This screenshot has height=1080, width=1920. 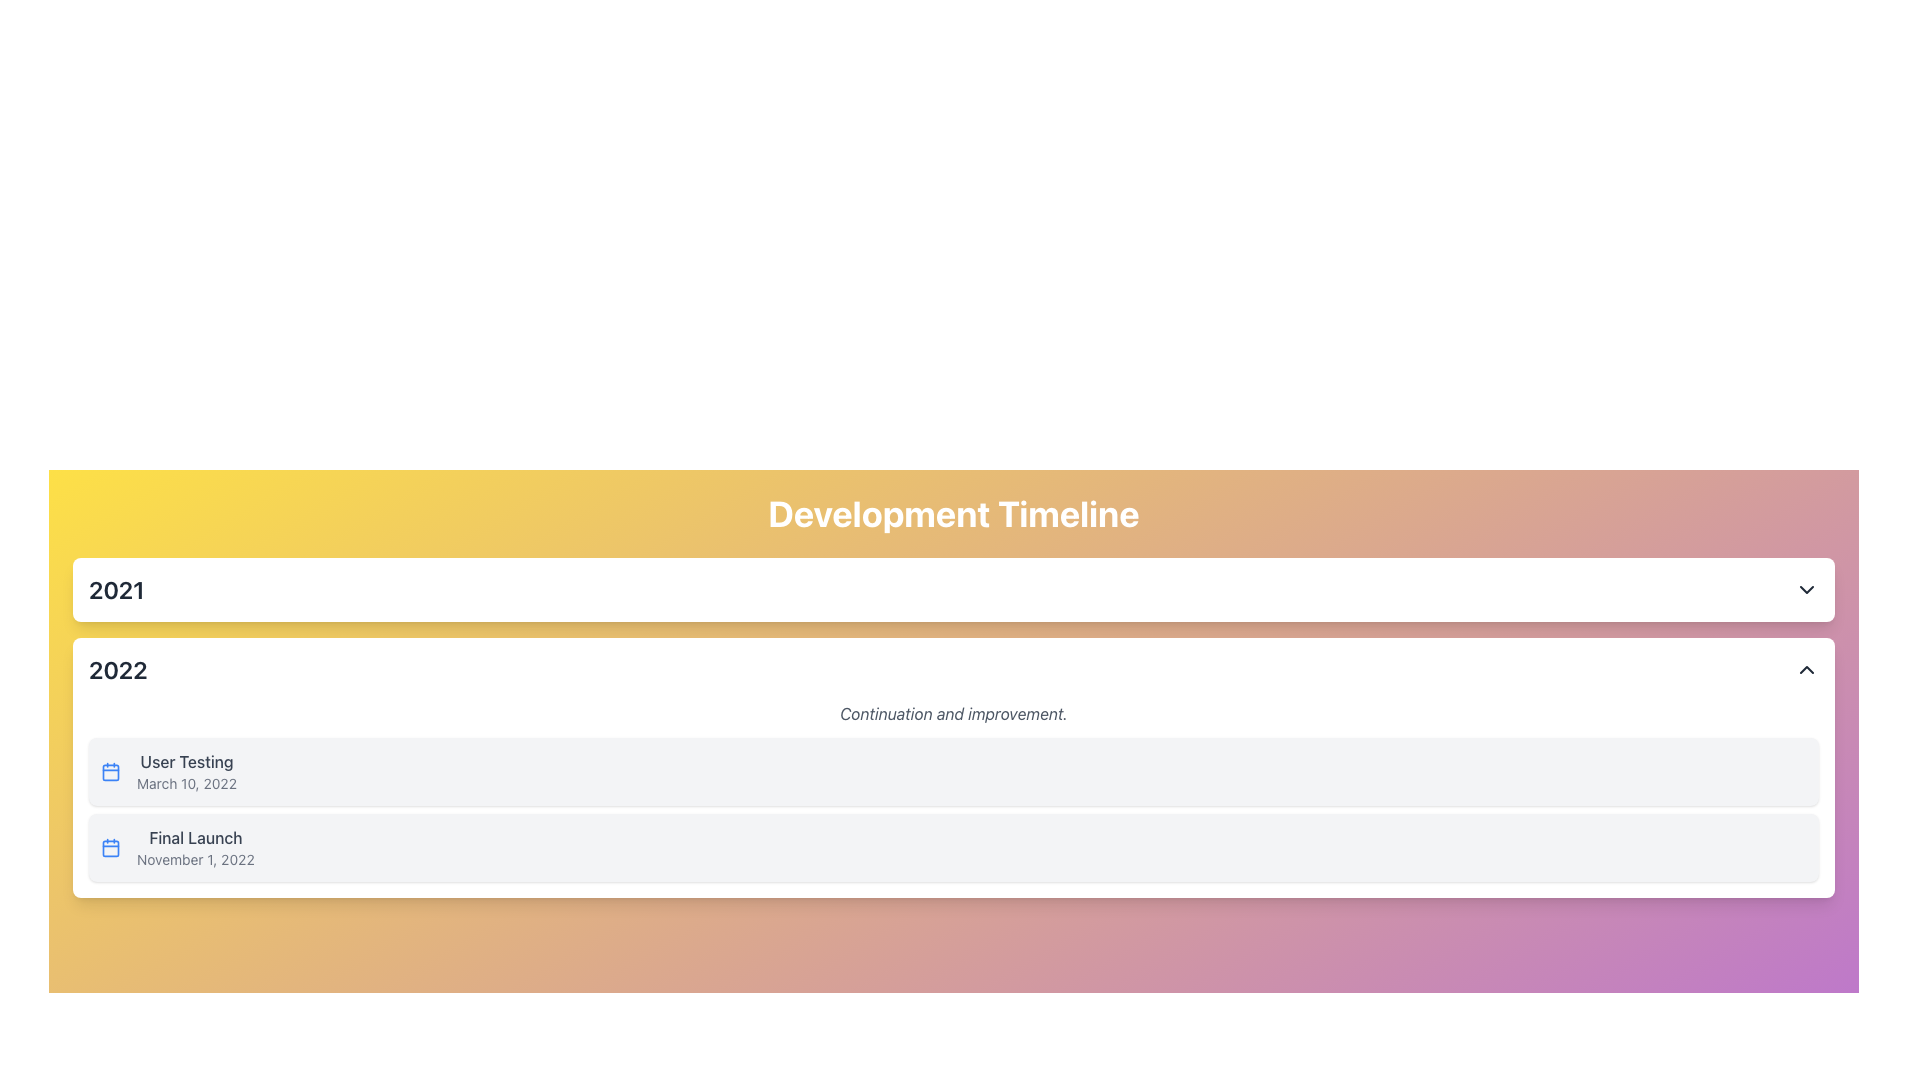 I want to click on the text label displaying the event name and date on the timeline under the year 2022, so click(x=187, y=770).